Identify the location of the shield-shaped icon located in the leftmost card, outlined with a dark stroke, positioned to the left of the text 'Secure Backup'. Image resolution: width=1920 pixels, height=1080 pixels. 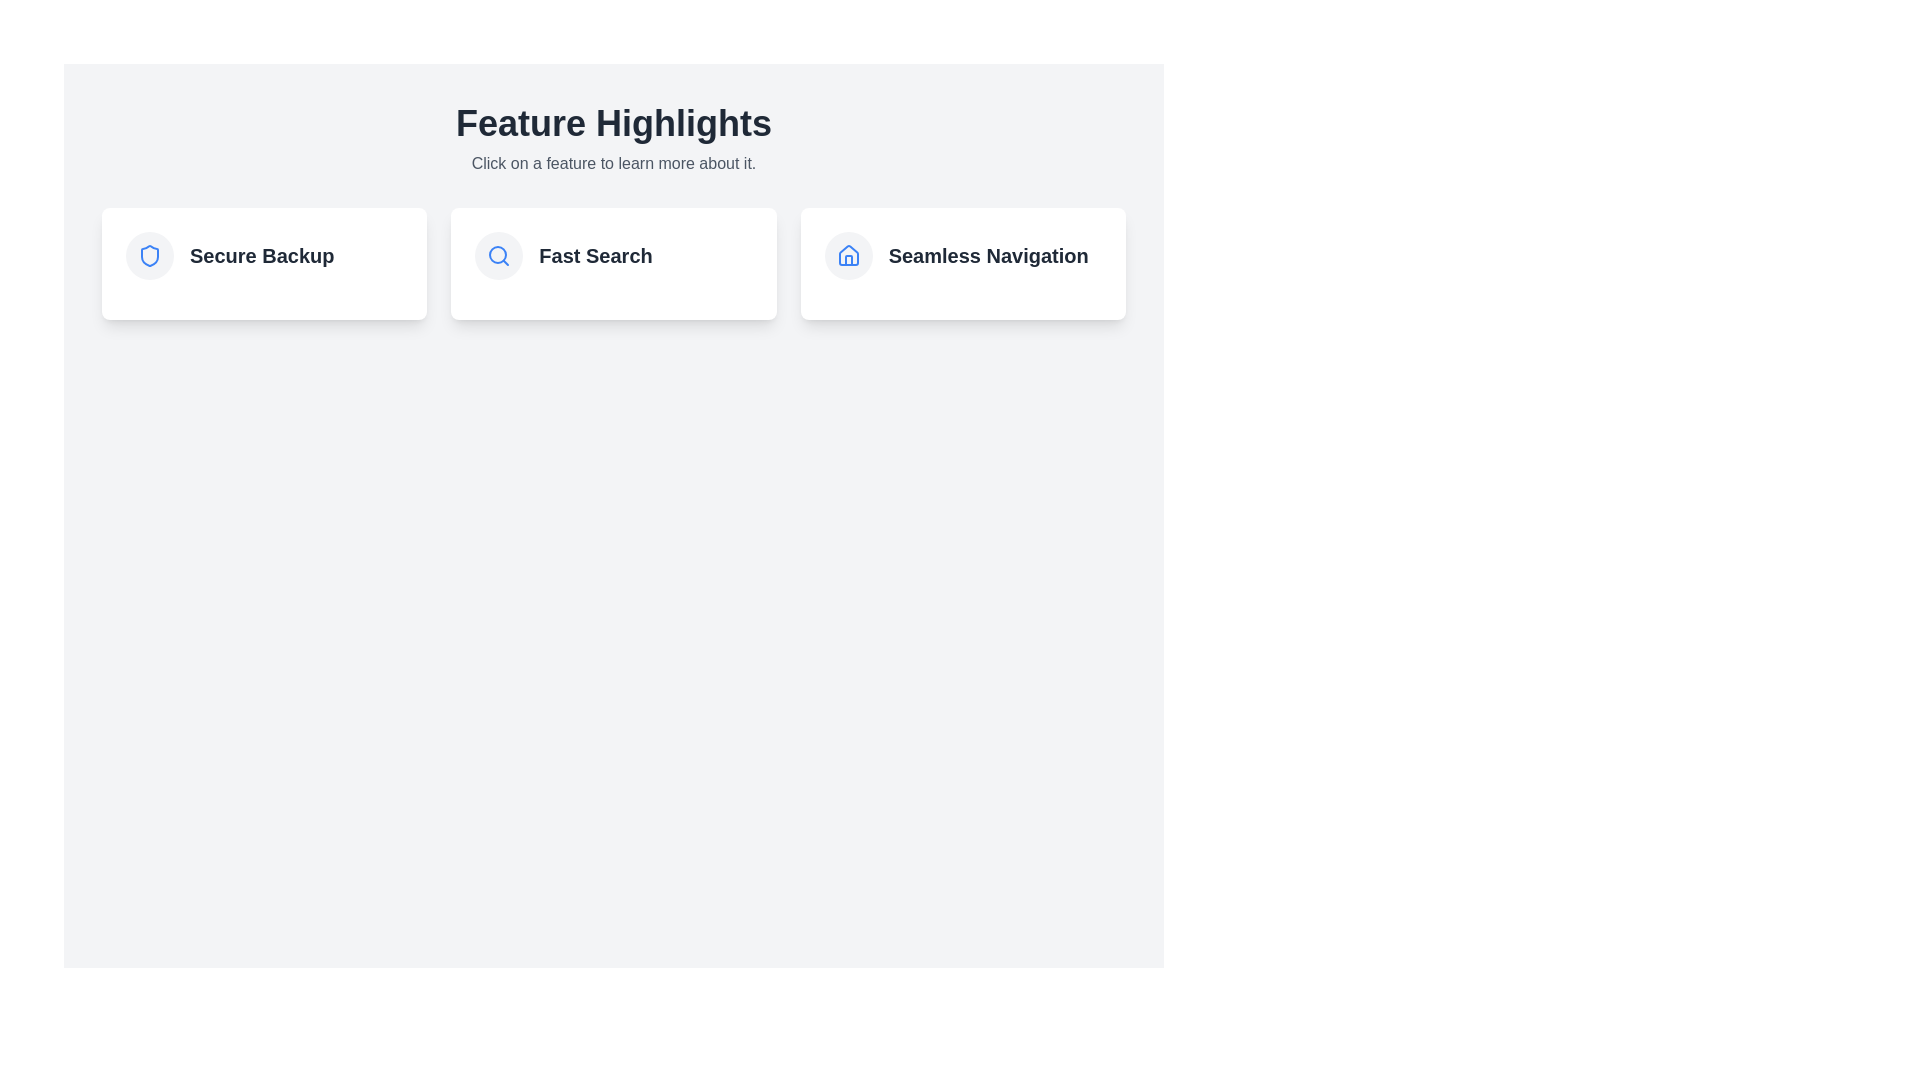
(148, 254).